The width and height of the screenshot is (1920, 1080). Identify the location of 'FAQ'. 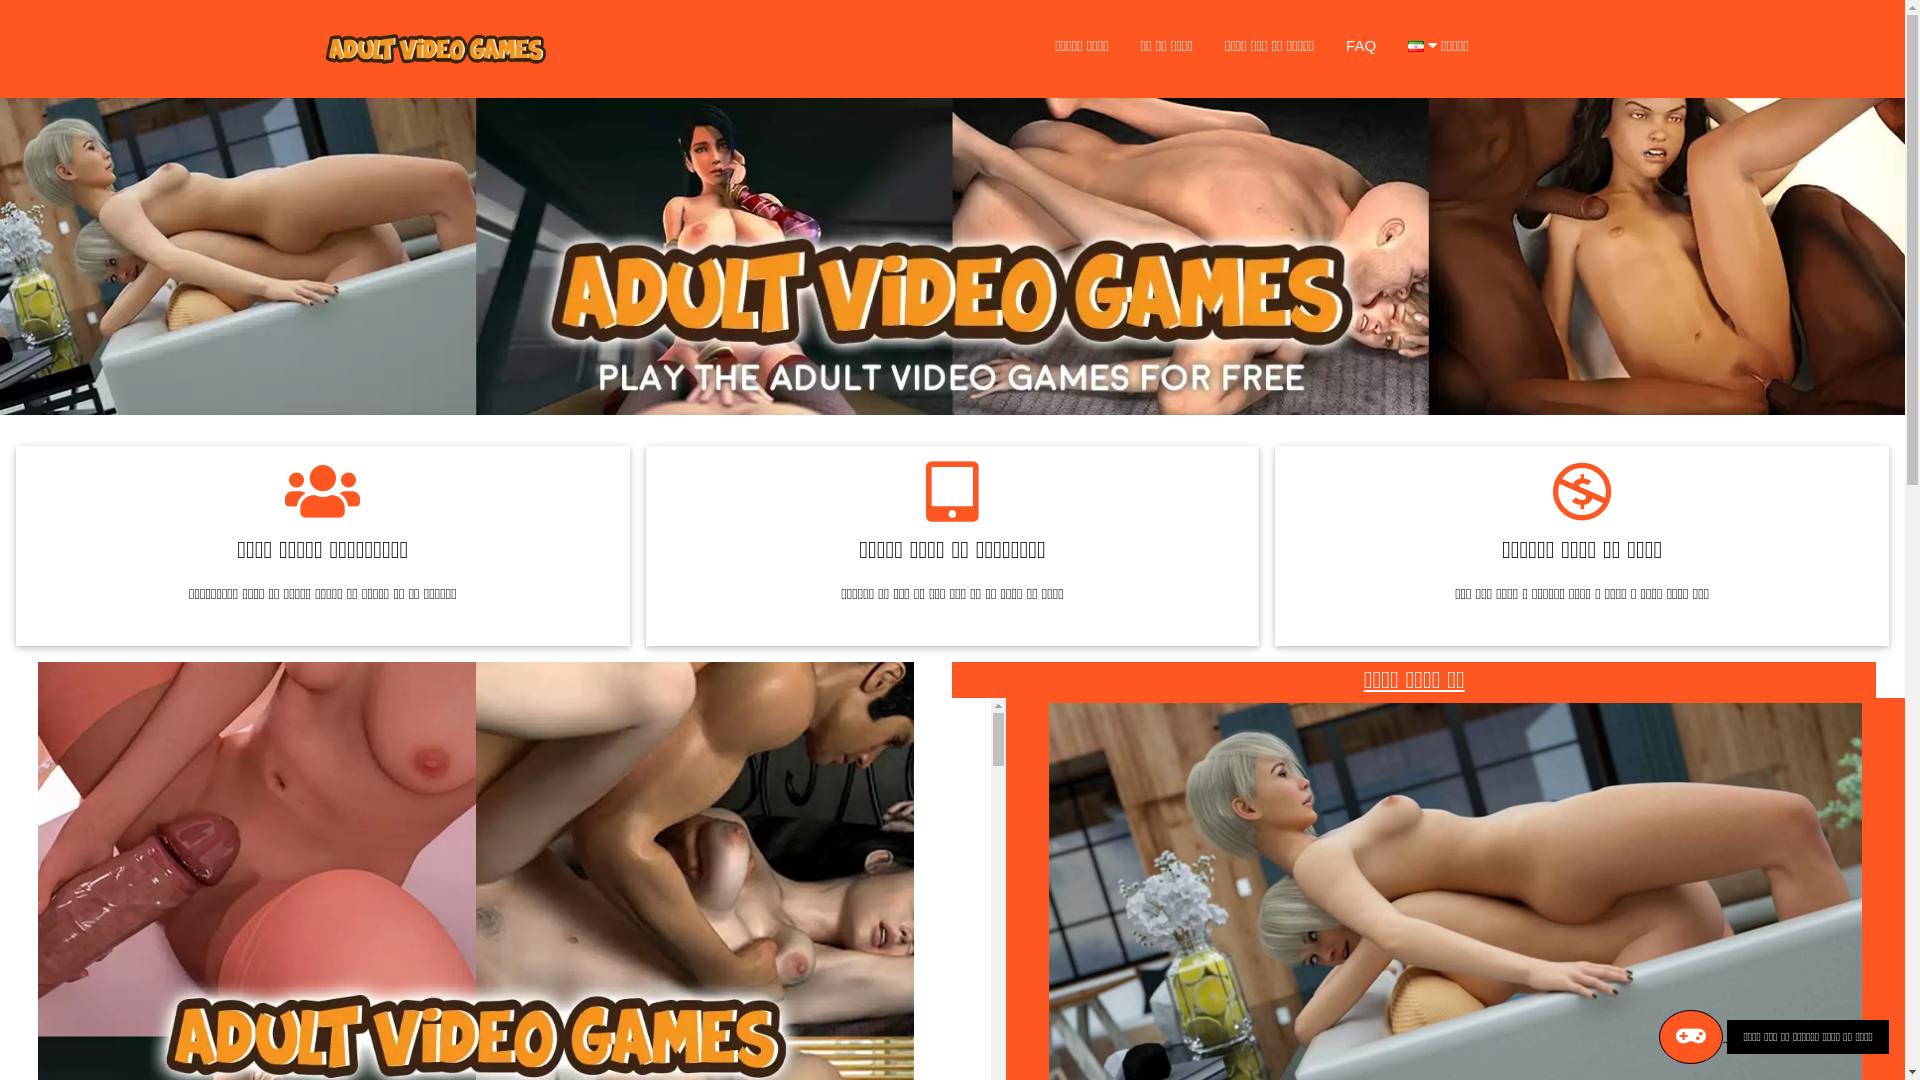
(1360, 45).